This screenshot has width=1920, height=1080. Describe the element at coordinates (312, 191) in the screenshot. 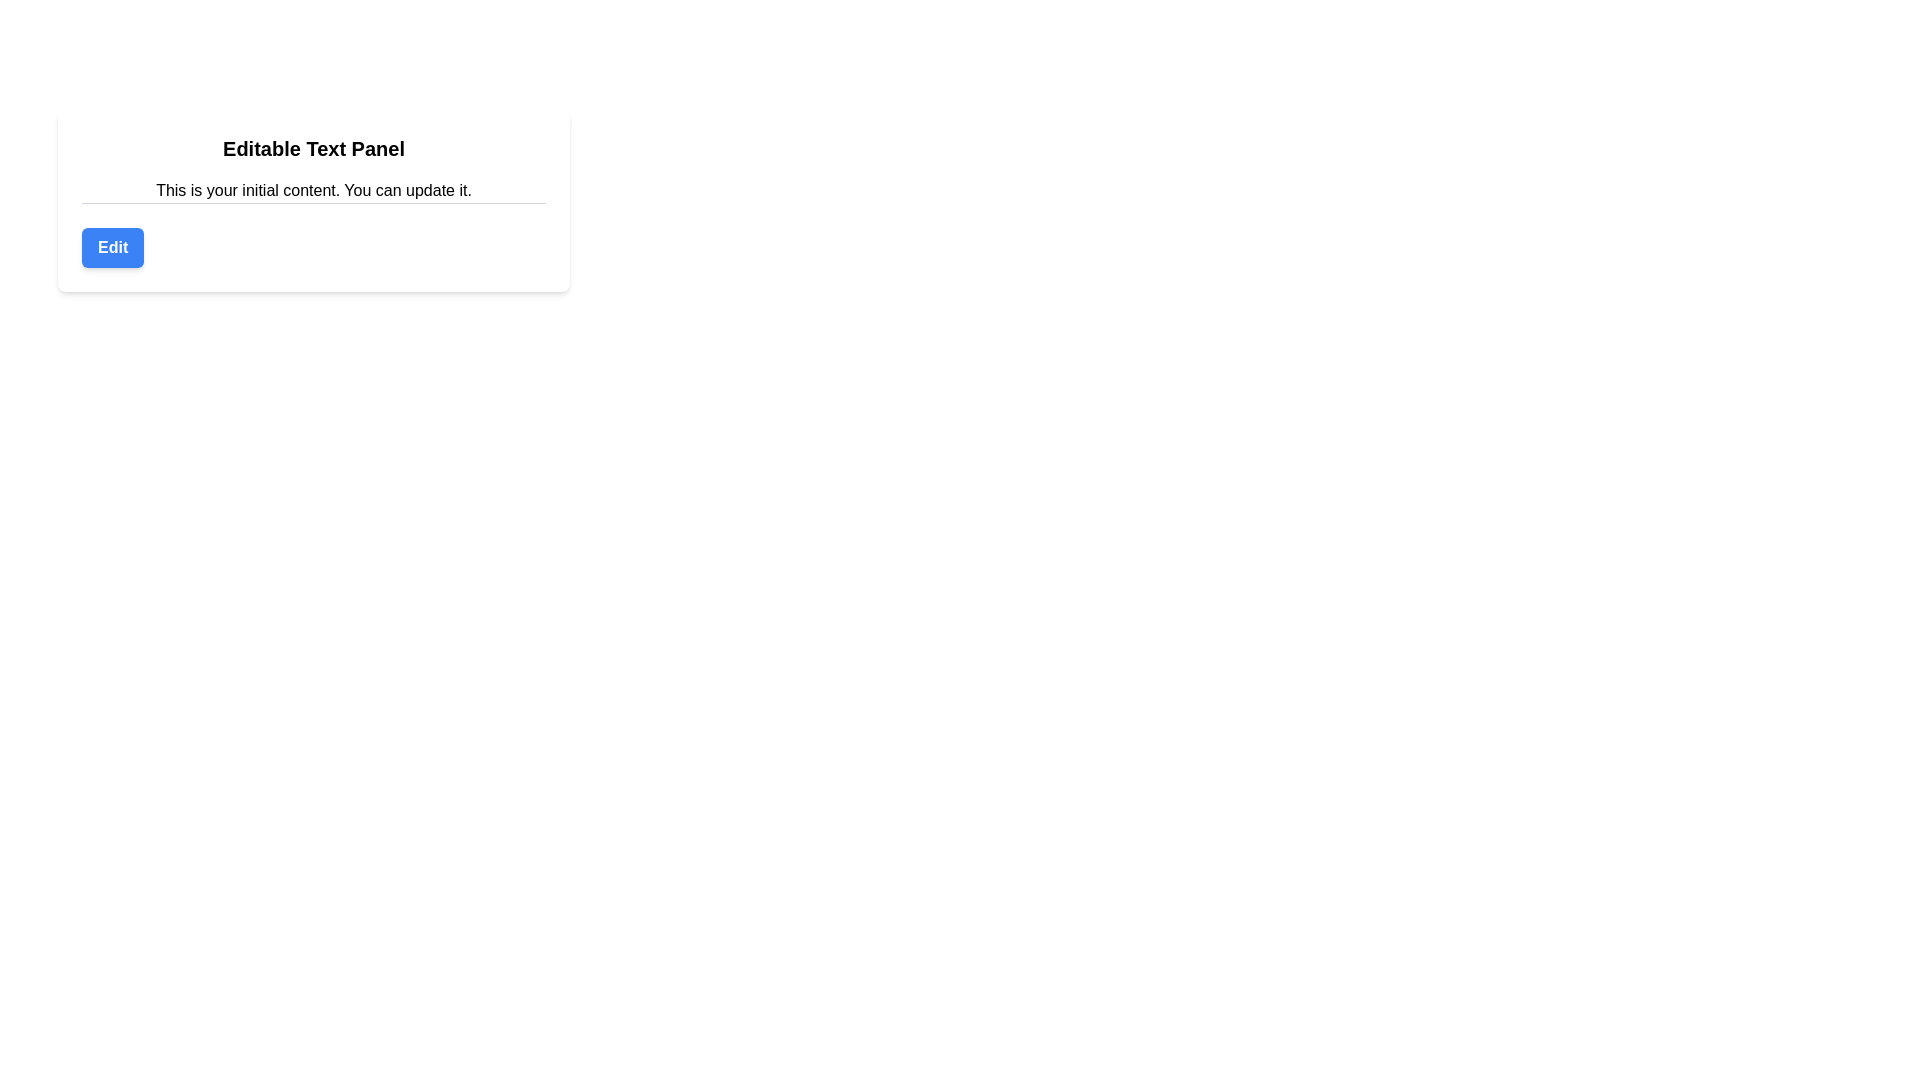

I see `the text display element that informs the user about editable content, positioned centrally beneath 'Editable Text Panel' and above the 'Edit' button` at that location.